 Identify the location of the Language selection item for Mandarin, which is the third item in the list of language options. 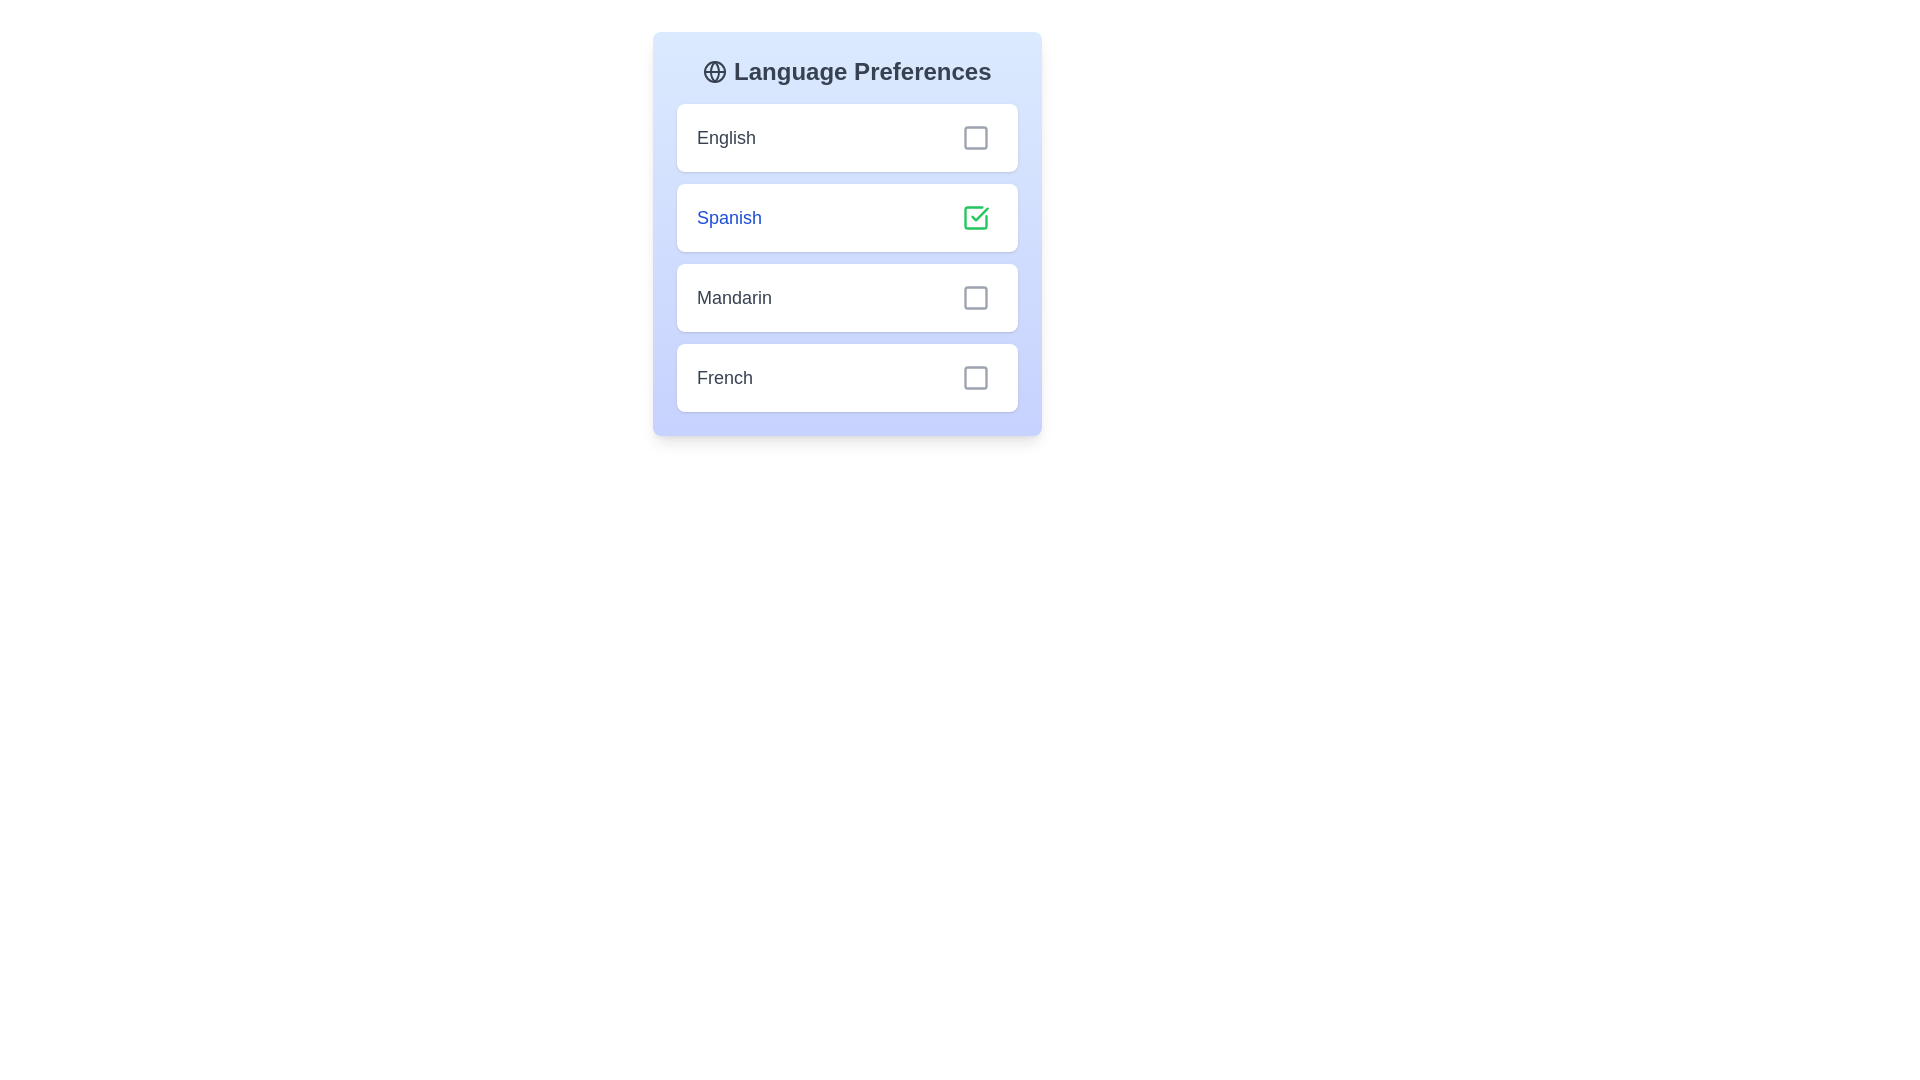
(847, 297).